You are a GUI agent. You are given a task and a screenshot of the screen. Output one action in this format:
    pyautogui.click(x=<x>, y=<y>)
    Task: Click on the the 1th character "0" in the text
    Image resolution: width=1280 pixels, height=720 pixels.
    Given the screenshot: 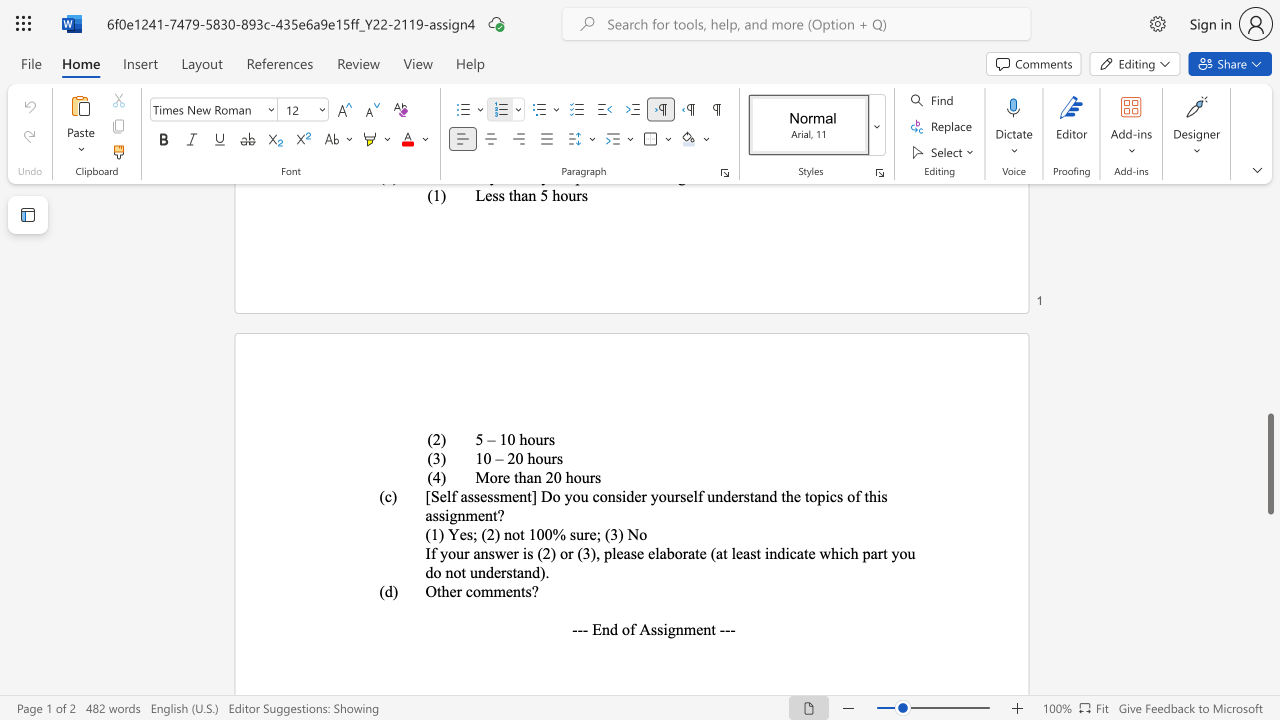 What is the action you would take?
    pyautogui.click(x=540, y=533)
    